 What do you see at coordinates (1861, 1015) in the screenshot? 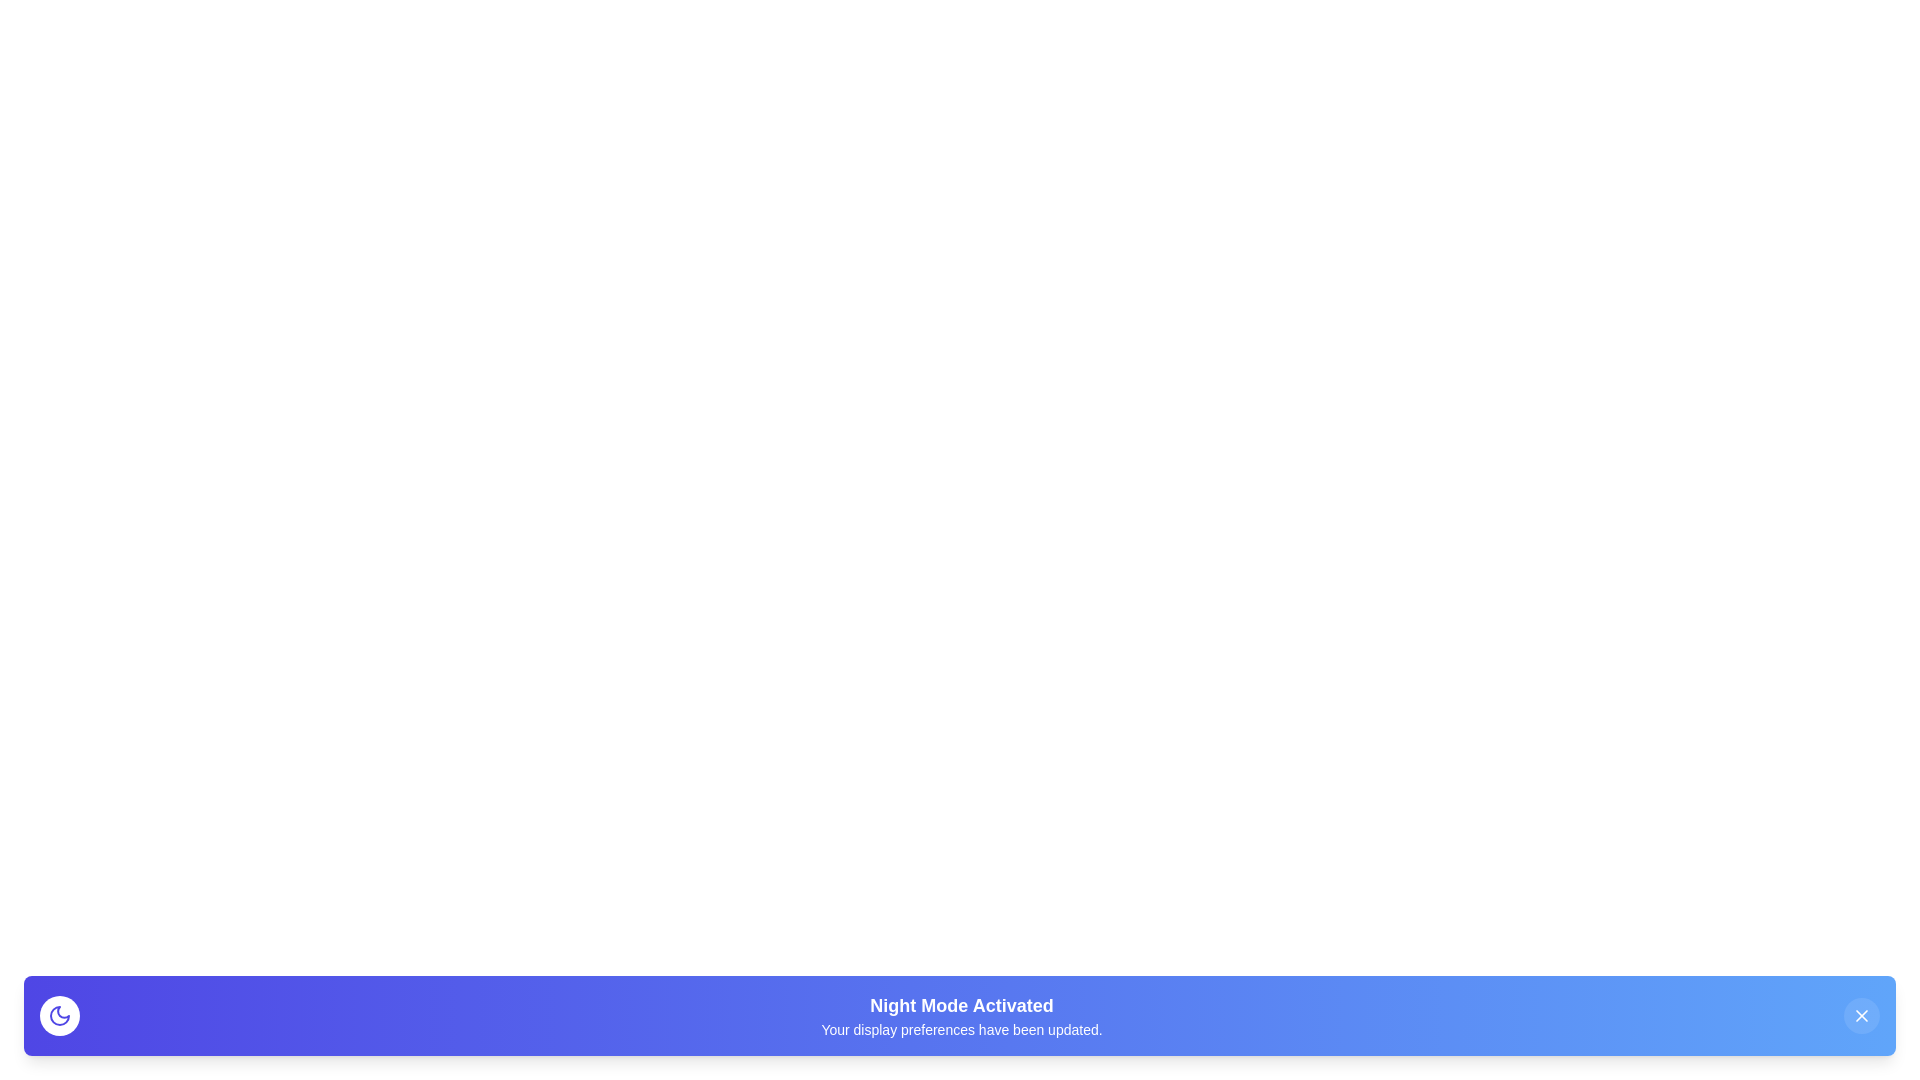
I see `close button on the snackbar to dismiss it` at bounding box center [1861, 1015].